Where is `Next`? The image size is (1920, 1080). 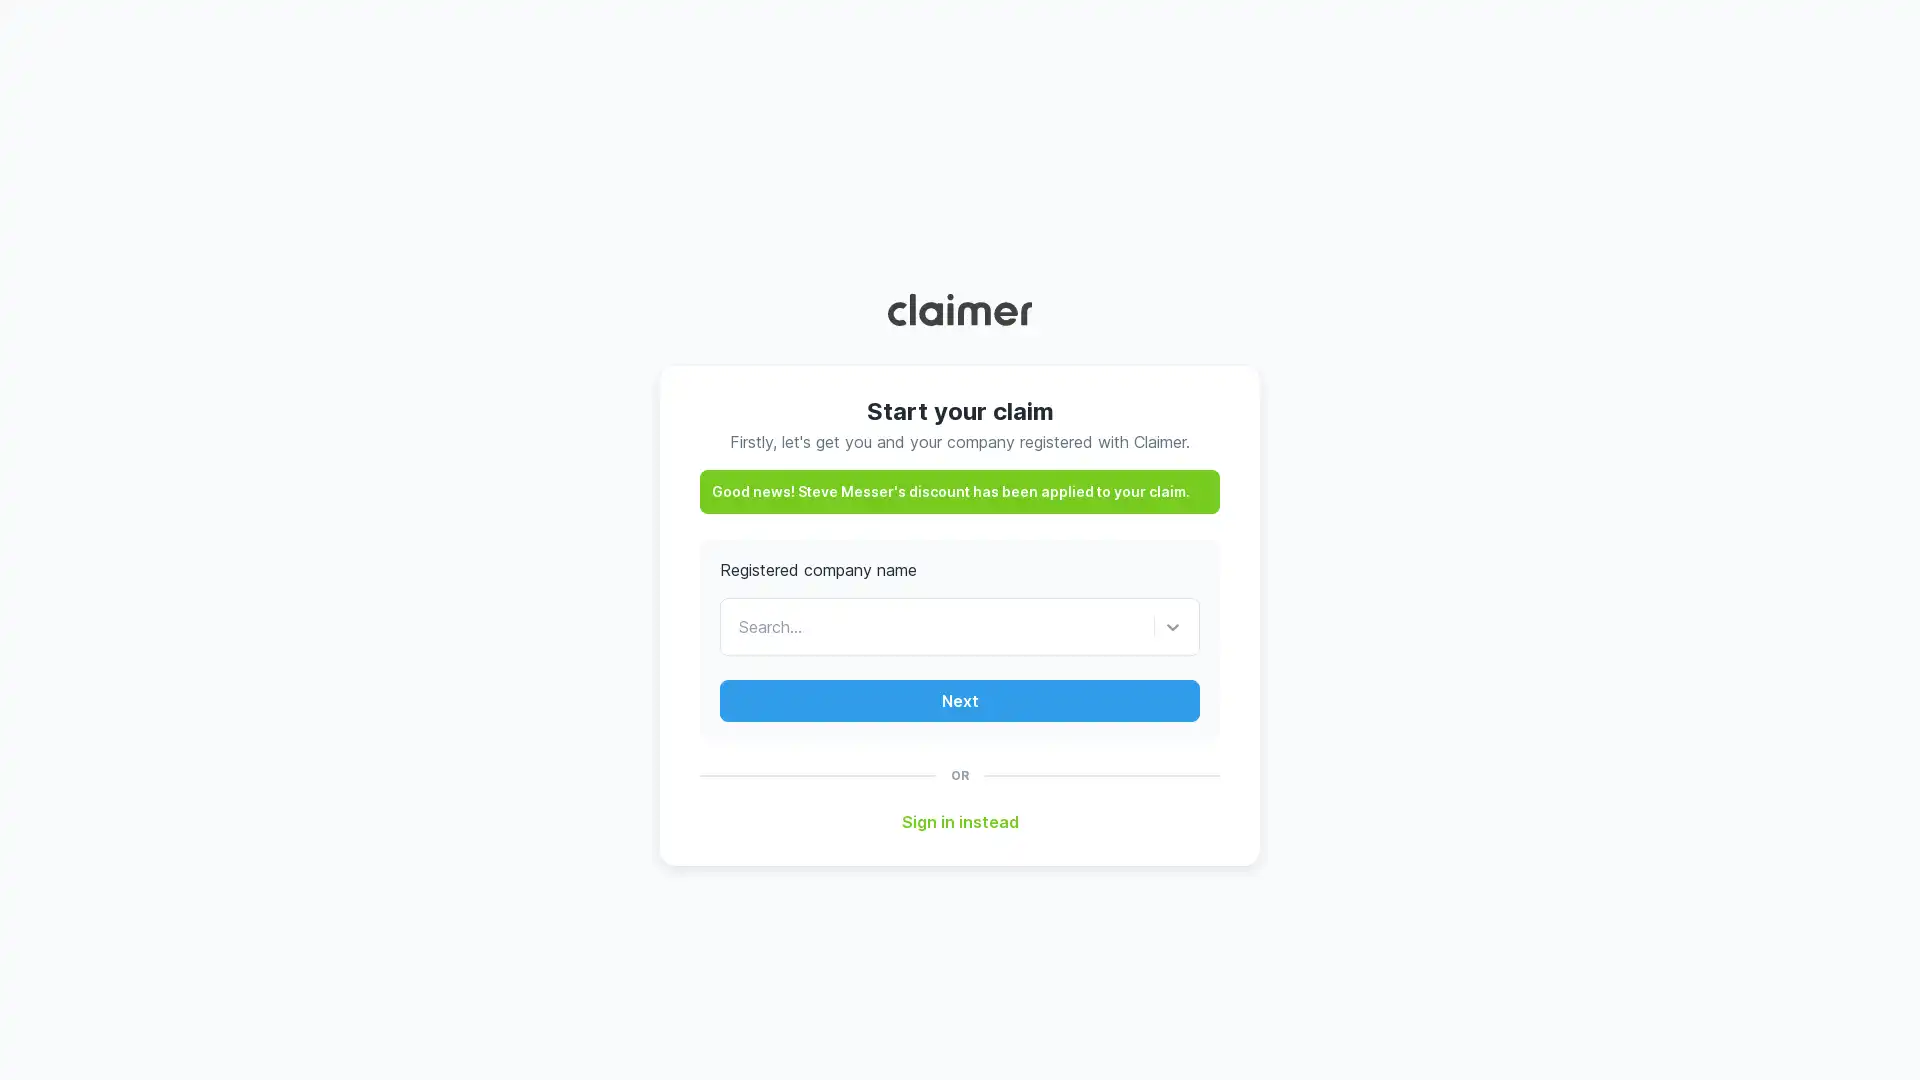
Next is located at coordinates (960, 700).